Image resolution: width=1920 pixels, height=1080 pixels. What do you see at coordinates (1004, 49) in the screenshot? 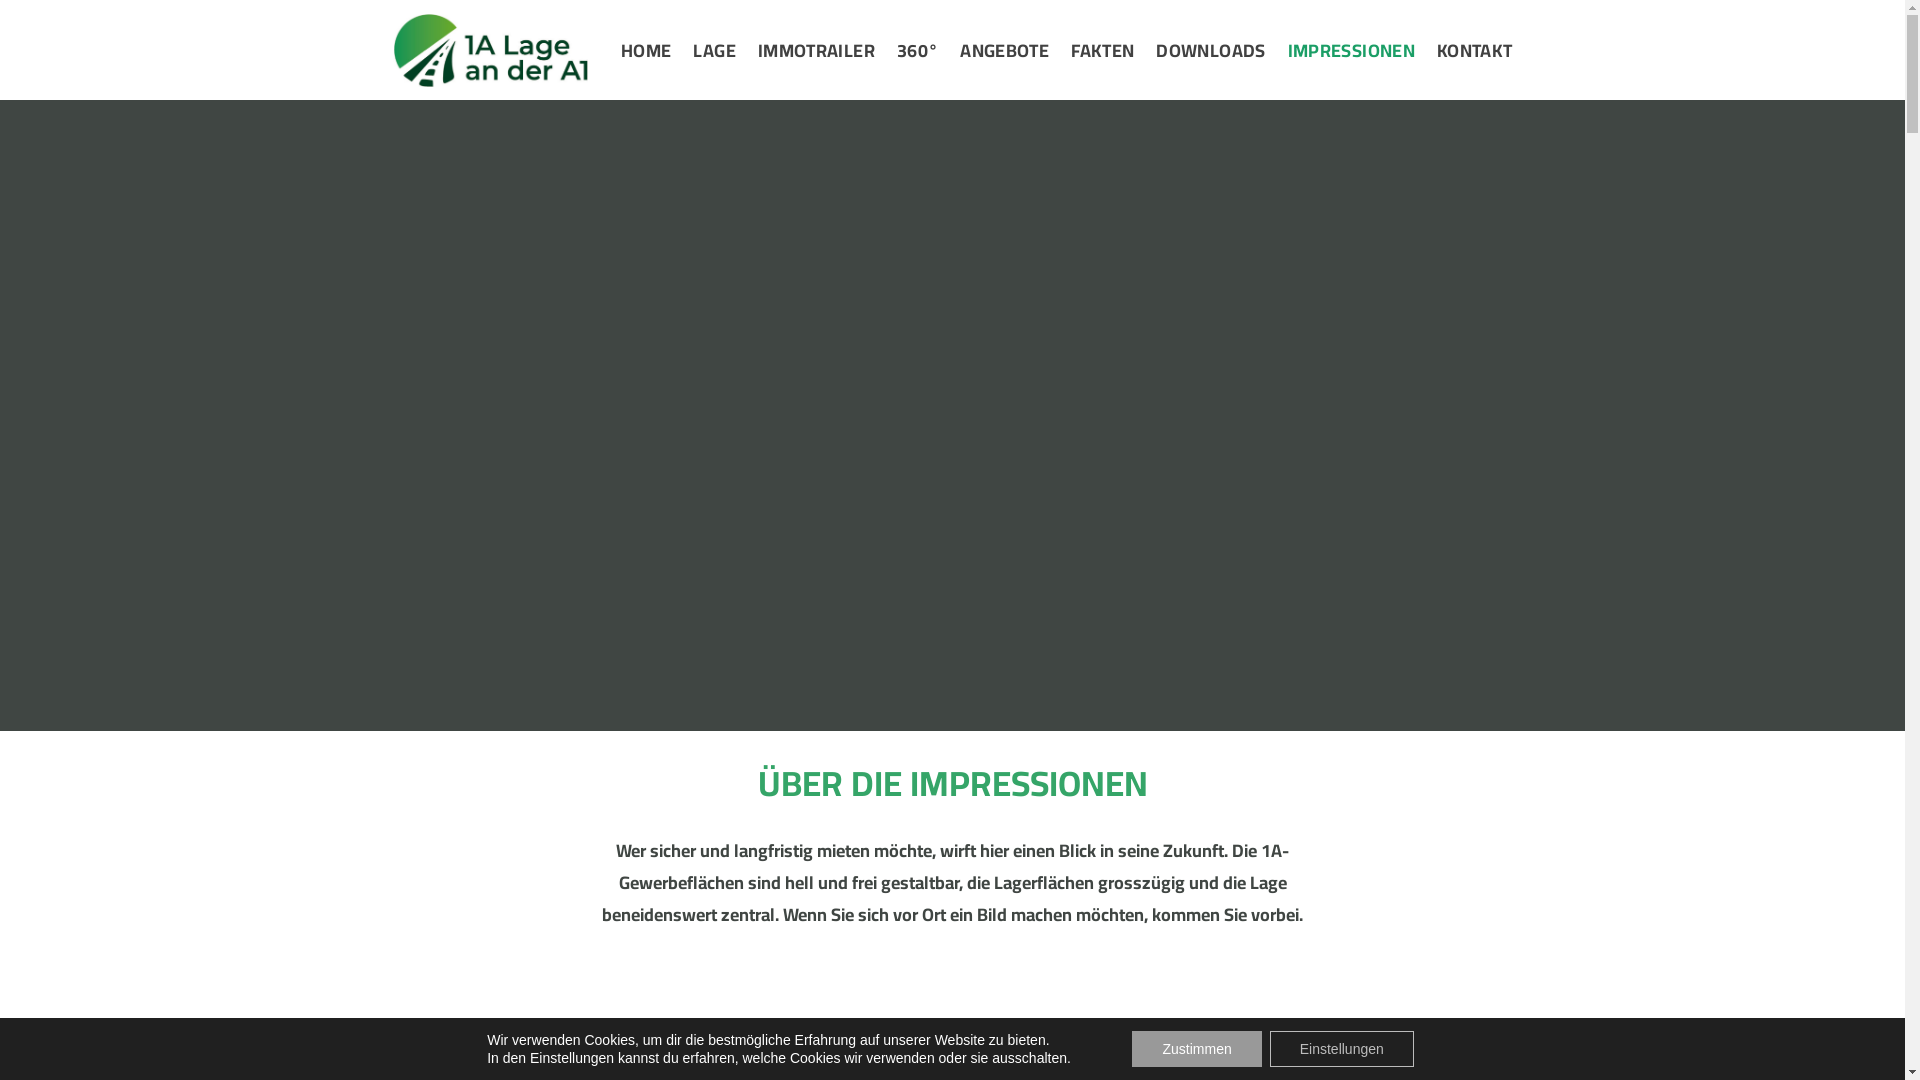
I see `'ANGEBOTE'` at bounding box center [1004, 49].